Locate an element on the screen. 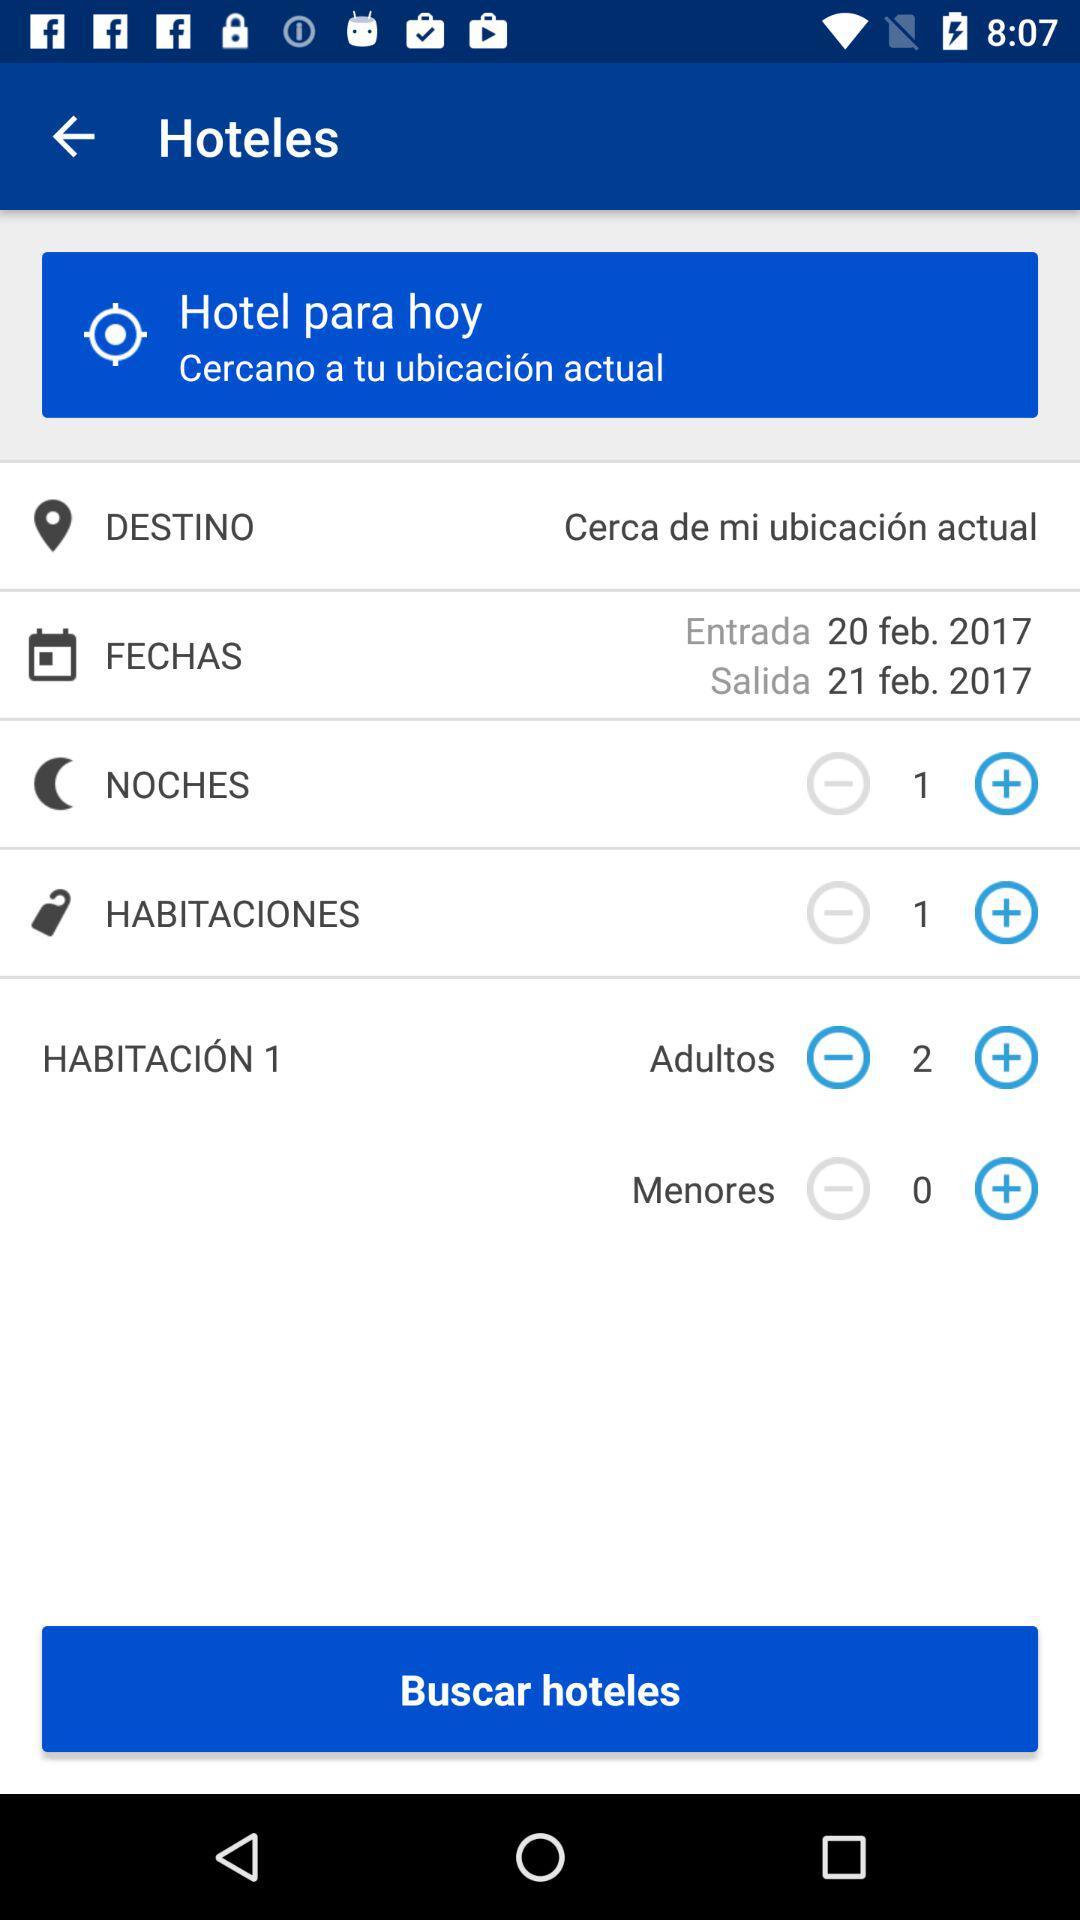 The image size is (1080, 1920). buscar hoteles is located at coordinates (540, 1688).